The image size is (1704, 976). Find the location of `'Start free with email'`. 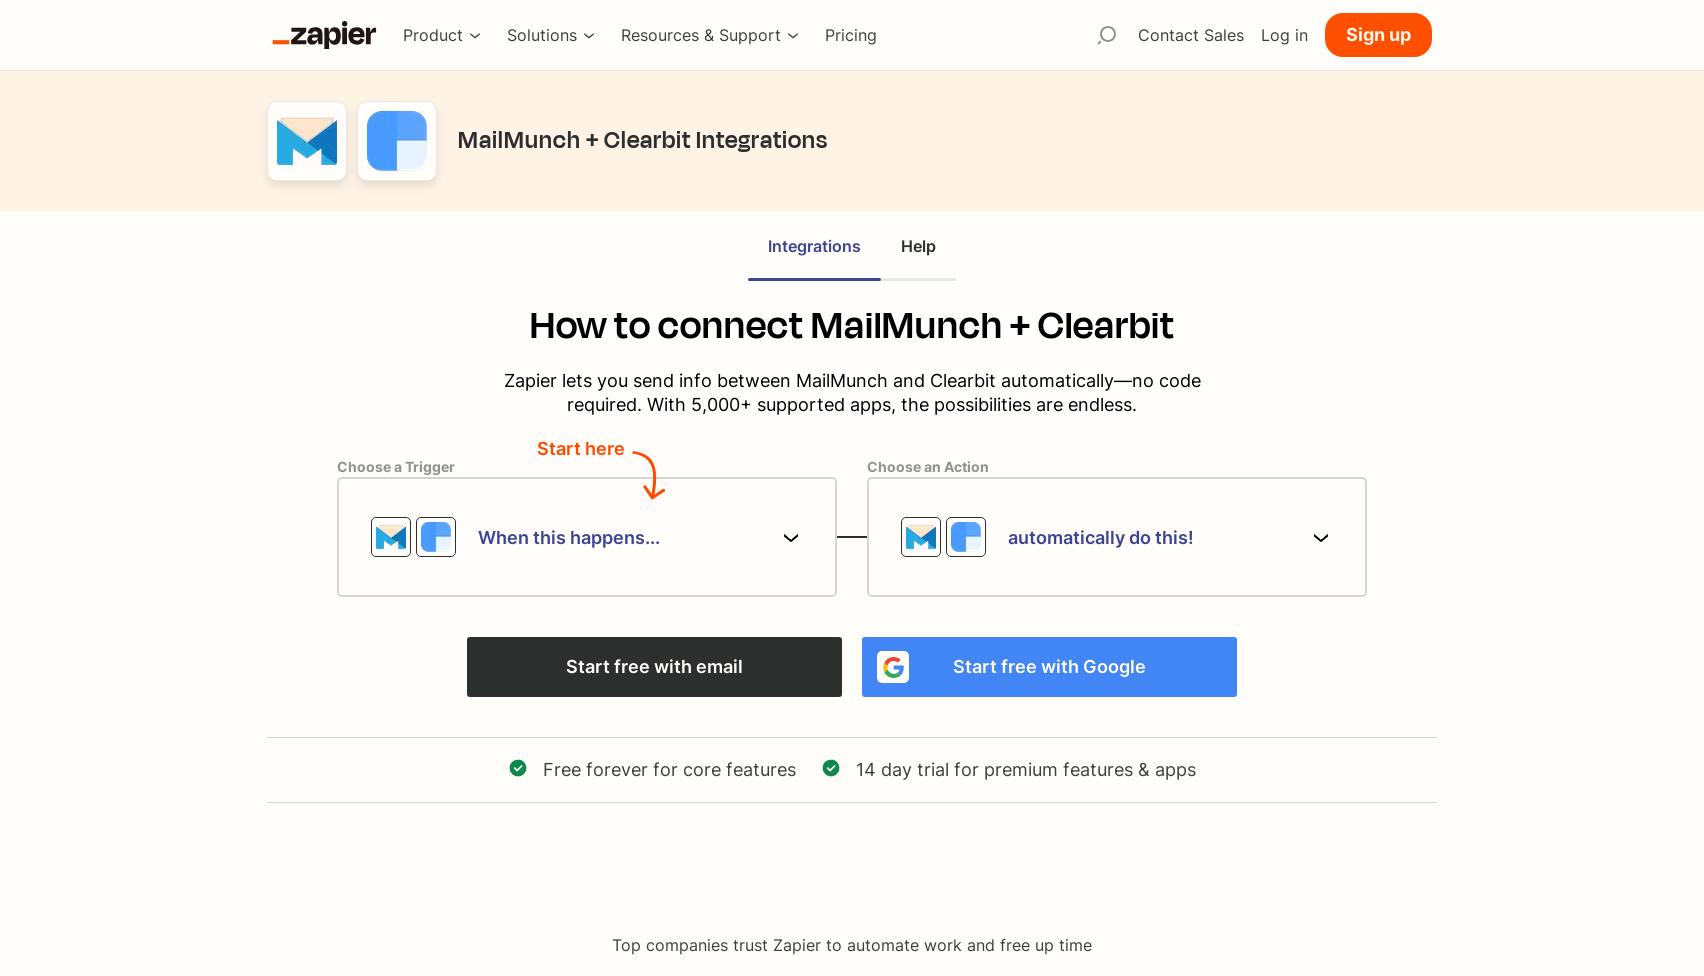

'Start free with email' is located at coordinates (653, 665).